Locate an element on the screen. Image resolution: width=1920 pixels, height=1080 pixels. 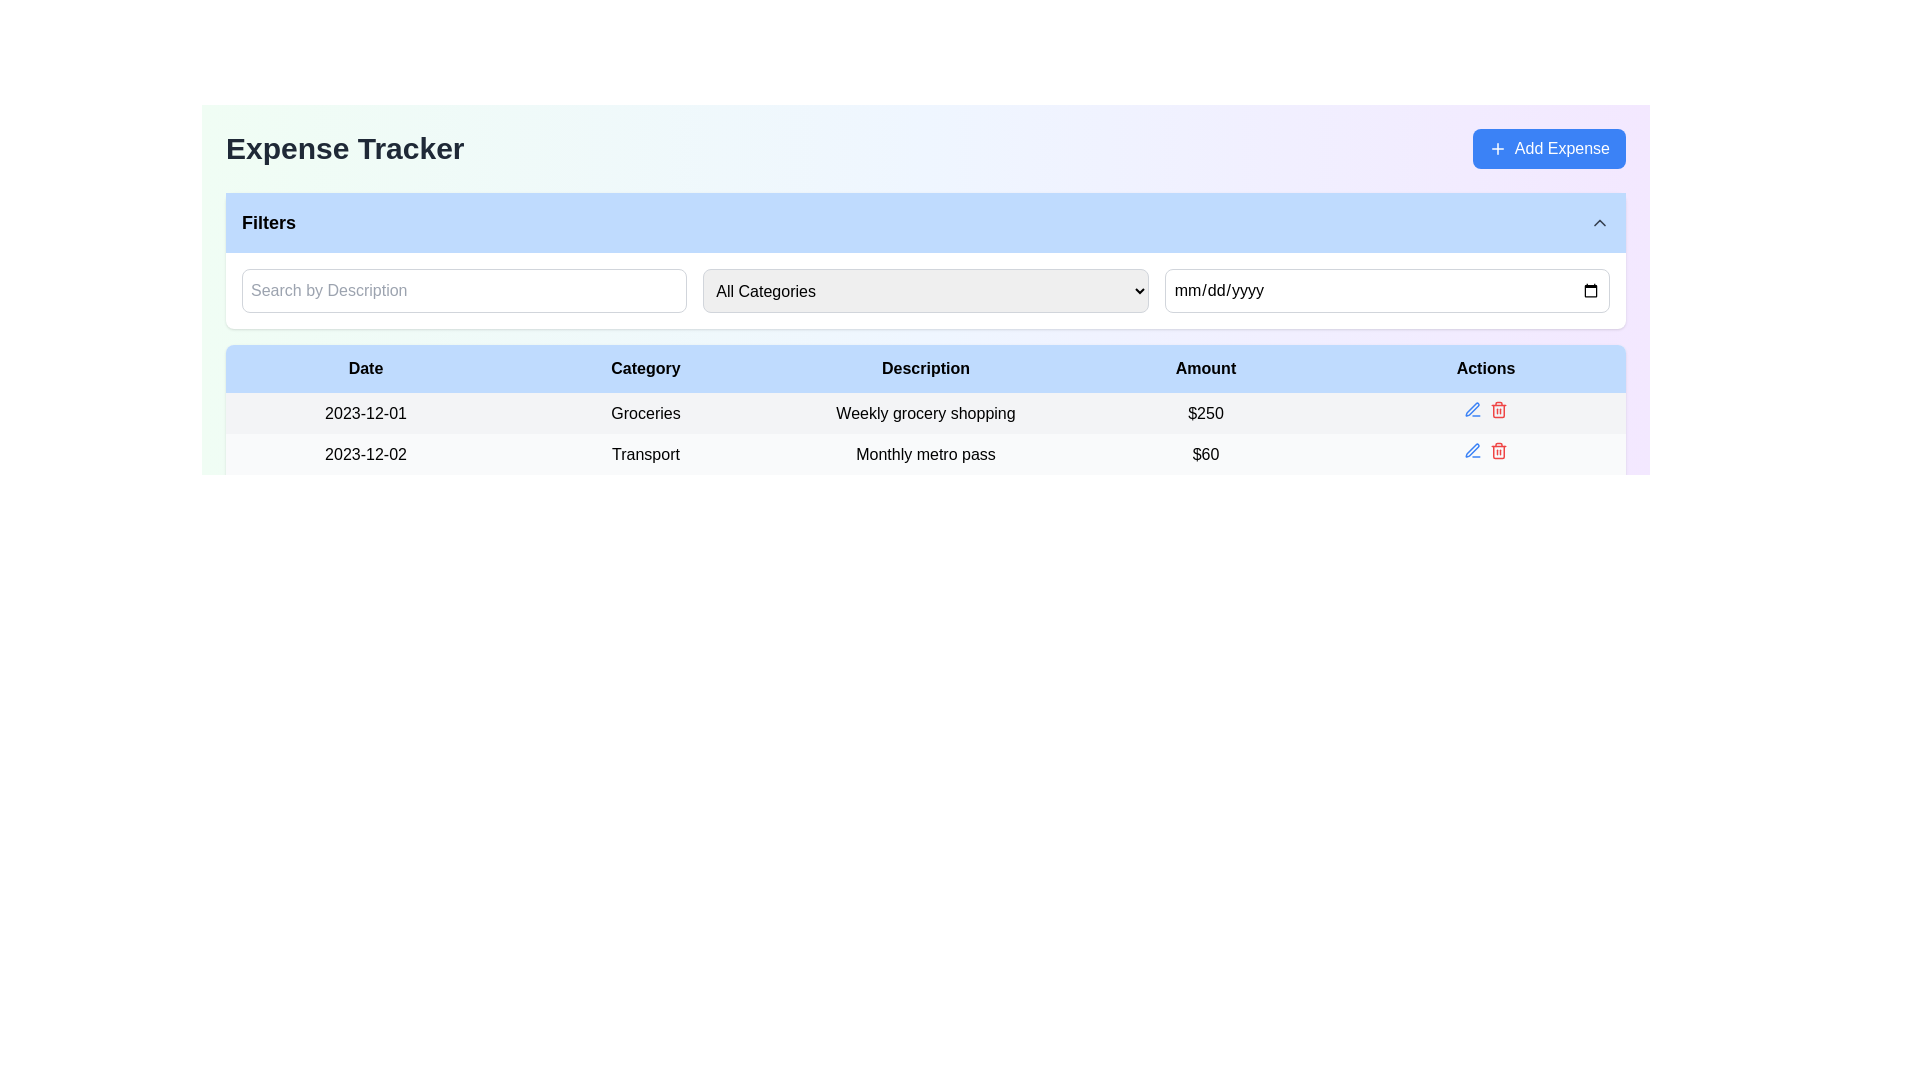
the 'Add Expense' button located at the top-right corner of the interface, styled with a blue background and white text is located at coordinates (1548, 148).